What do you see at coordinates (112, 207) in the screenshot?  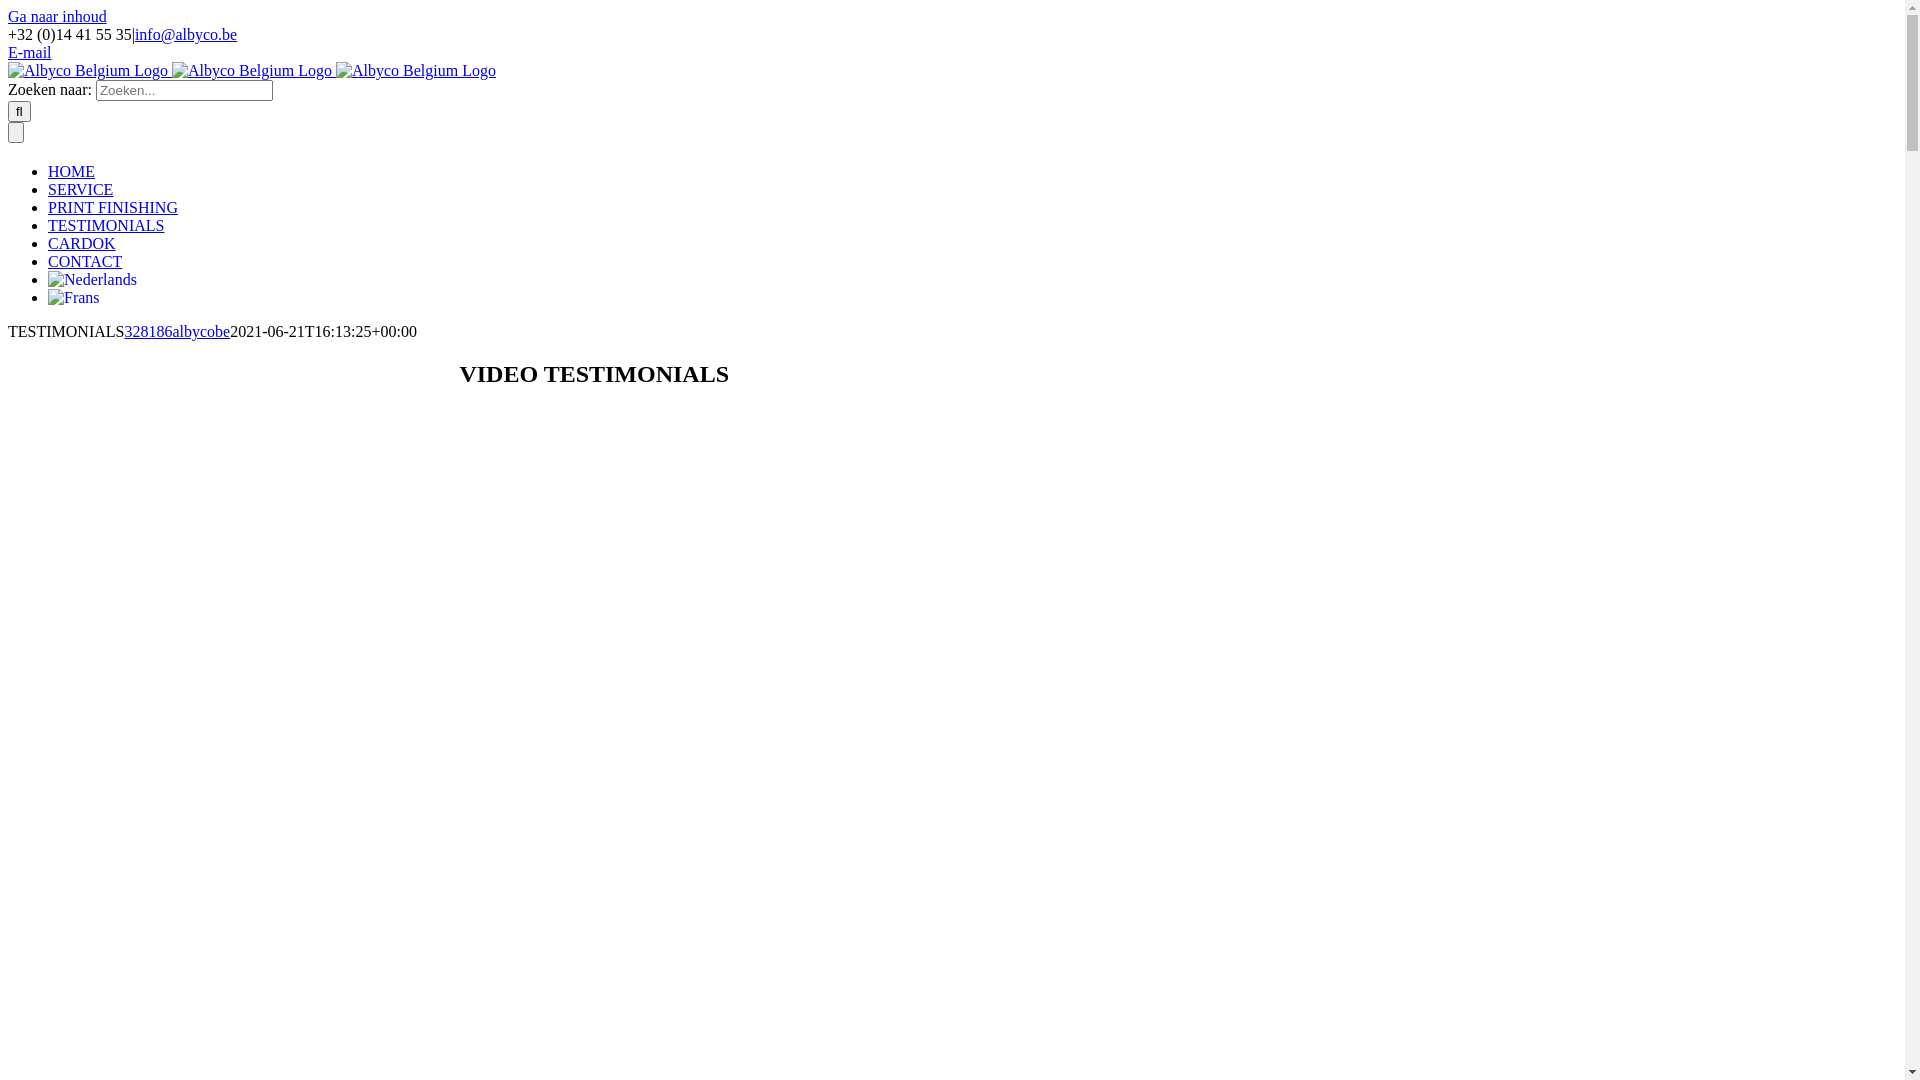 I see `'PRINT FINISHING'` at bounding box center [112, 207].